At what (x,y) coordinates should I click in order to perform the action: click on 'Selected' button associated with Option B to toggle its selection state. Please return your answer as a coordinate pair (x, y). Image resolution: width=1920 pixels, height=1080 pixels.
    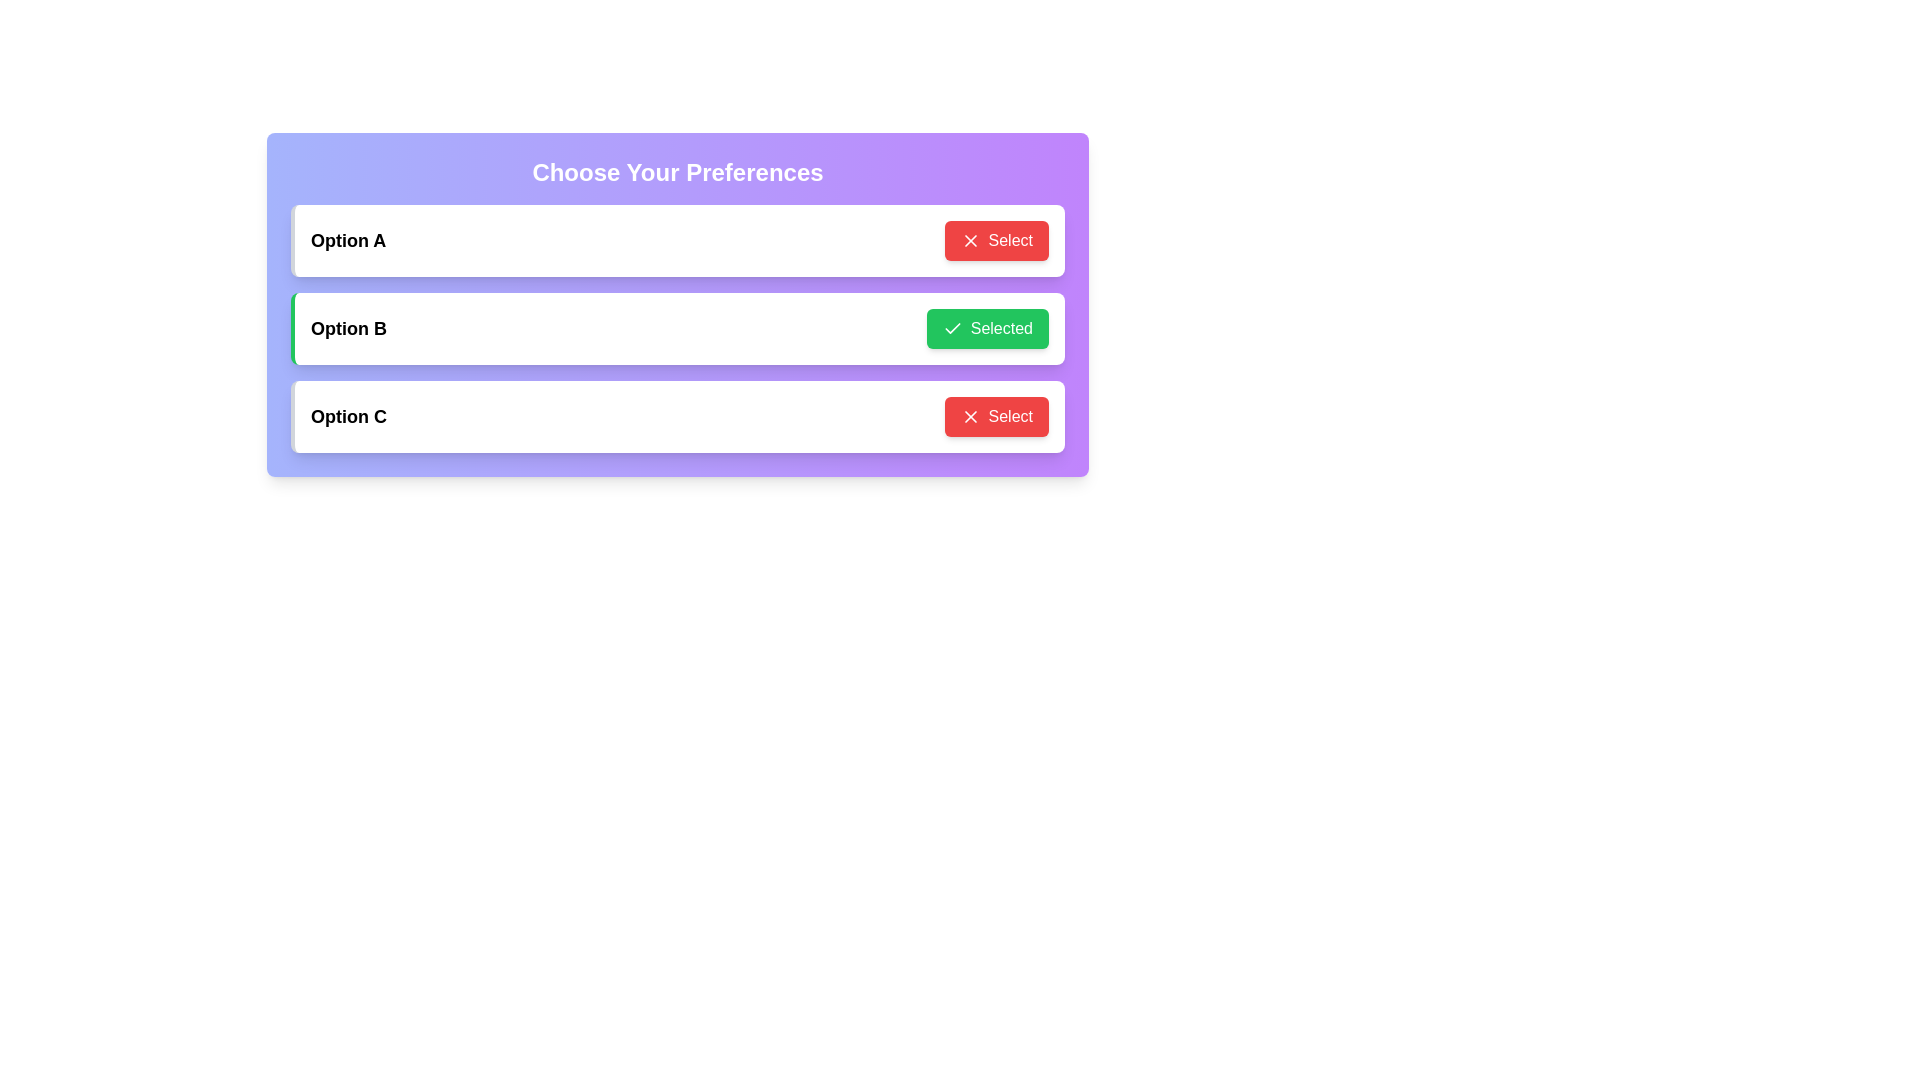
    Looking at the image, I should click on (987, 327).